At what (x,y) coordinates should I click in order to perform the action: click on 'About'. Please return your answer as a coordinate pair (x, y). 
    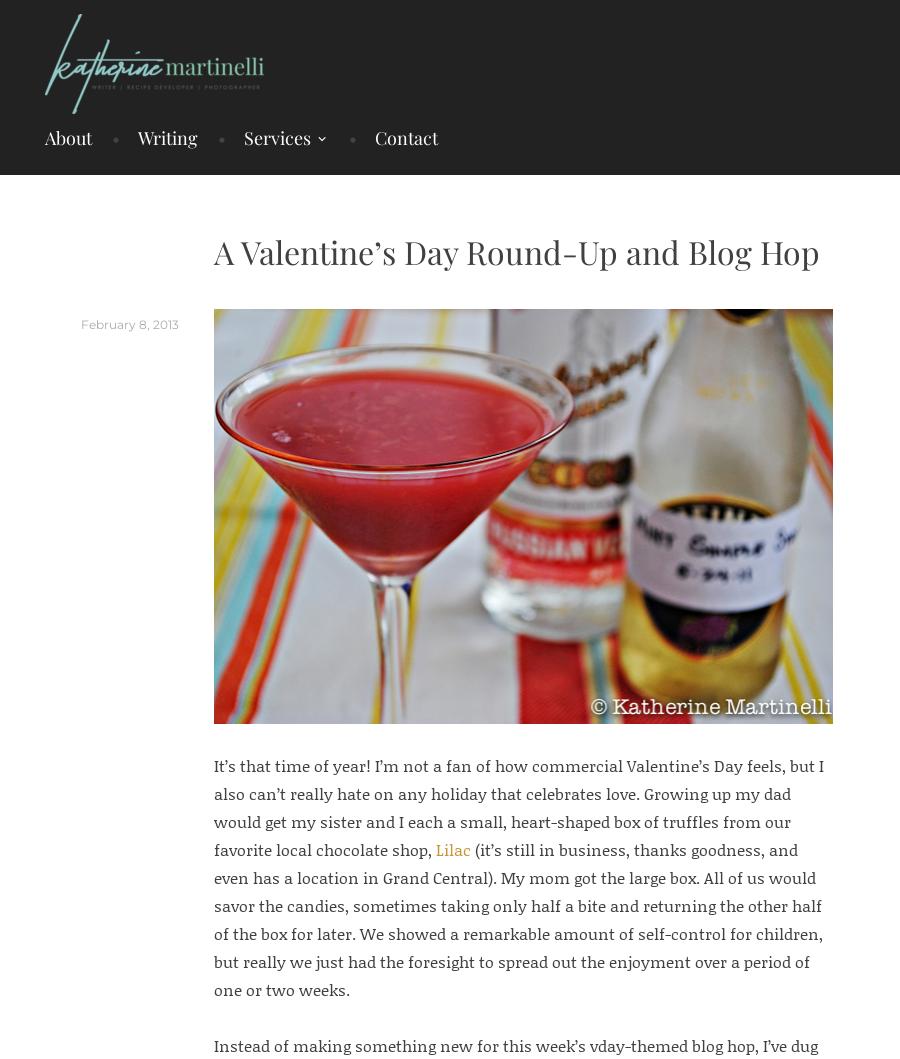
    Looking at the image, I should click on (67, 136).